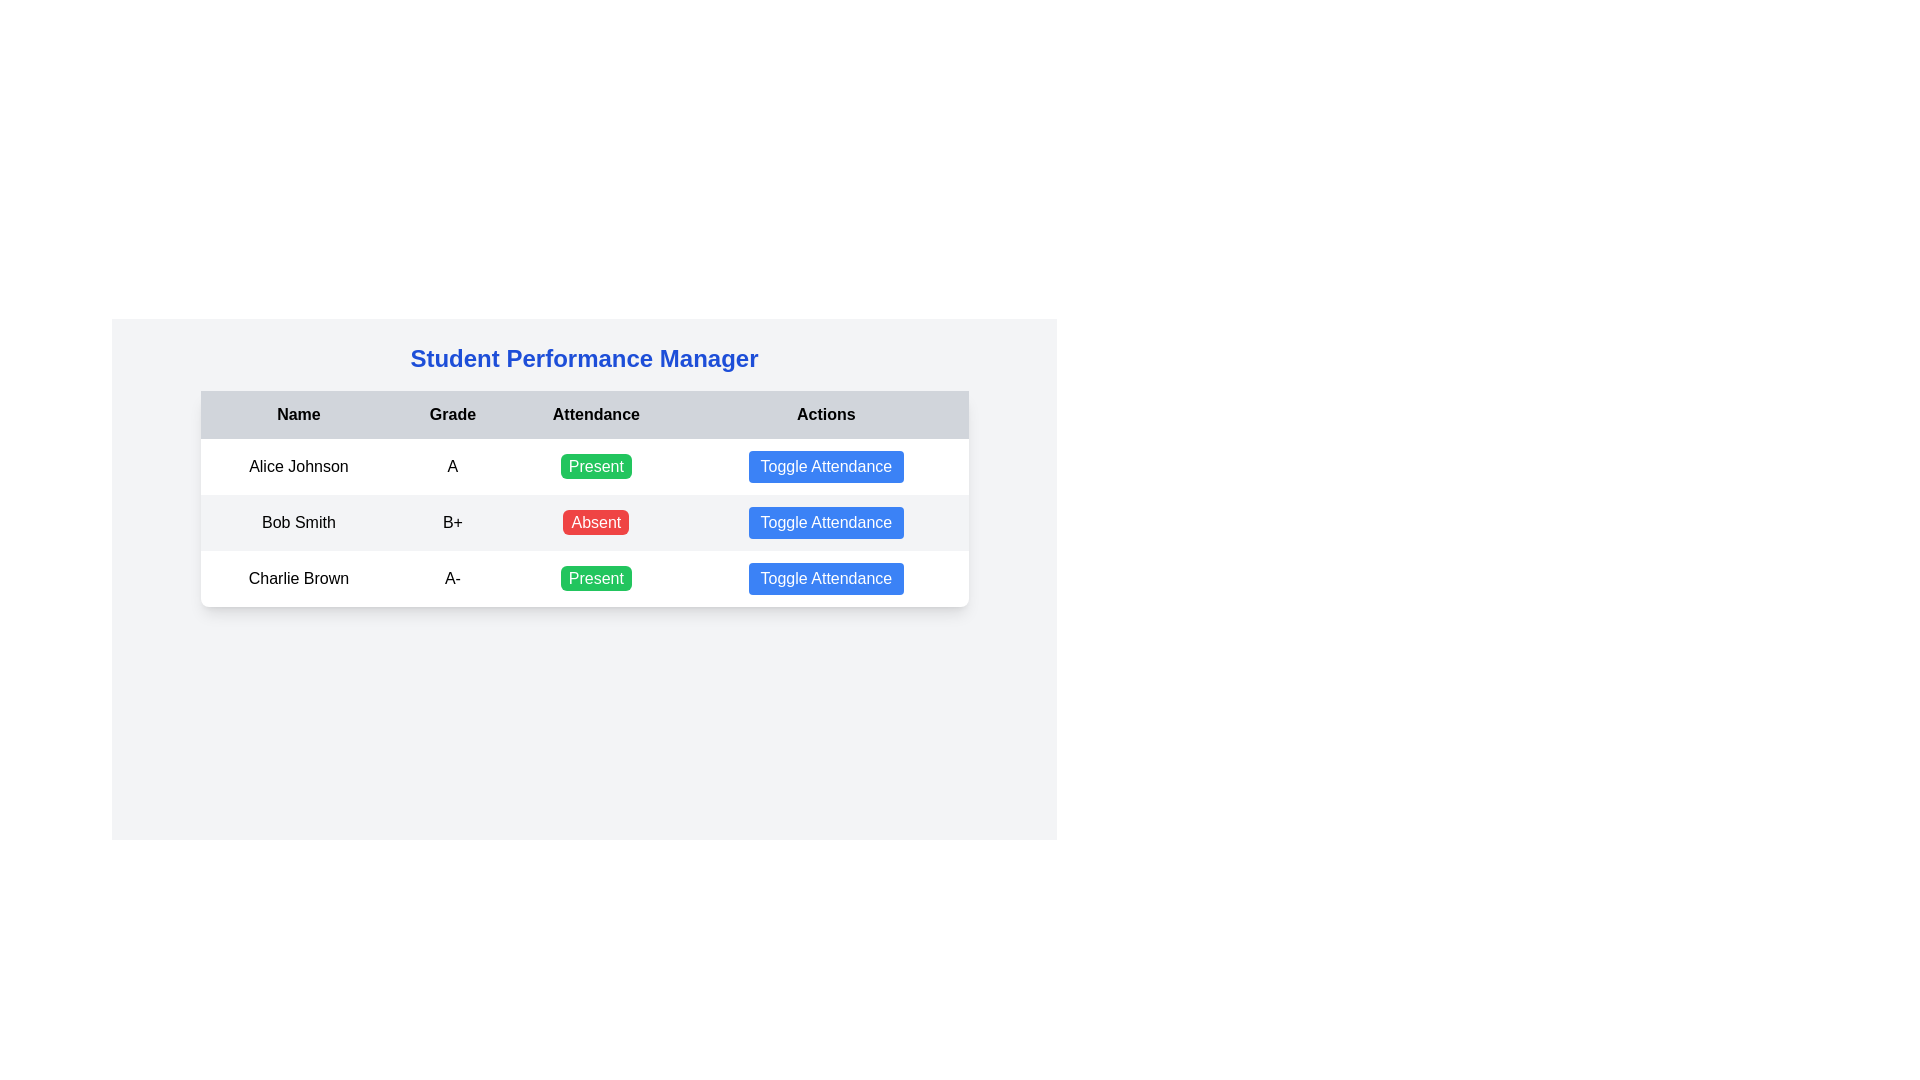 Image resolution: width=1920 pixels, height=1080 pixels. I want to click on the static text label with the green background and the word 'Present' located in the 'Attendance' column of the third row of the table, adjacent to 'Charlie Brown', so click(595, 578).